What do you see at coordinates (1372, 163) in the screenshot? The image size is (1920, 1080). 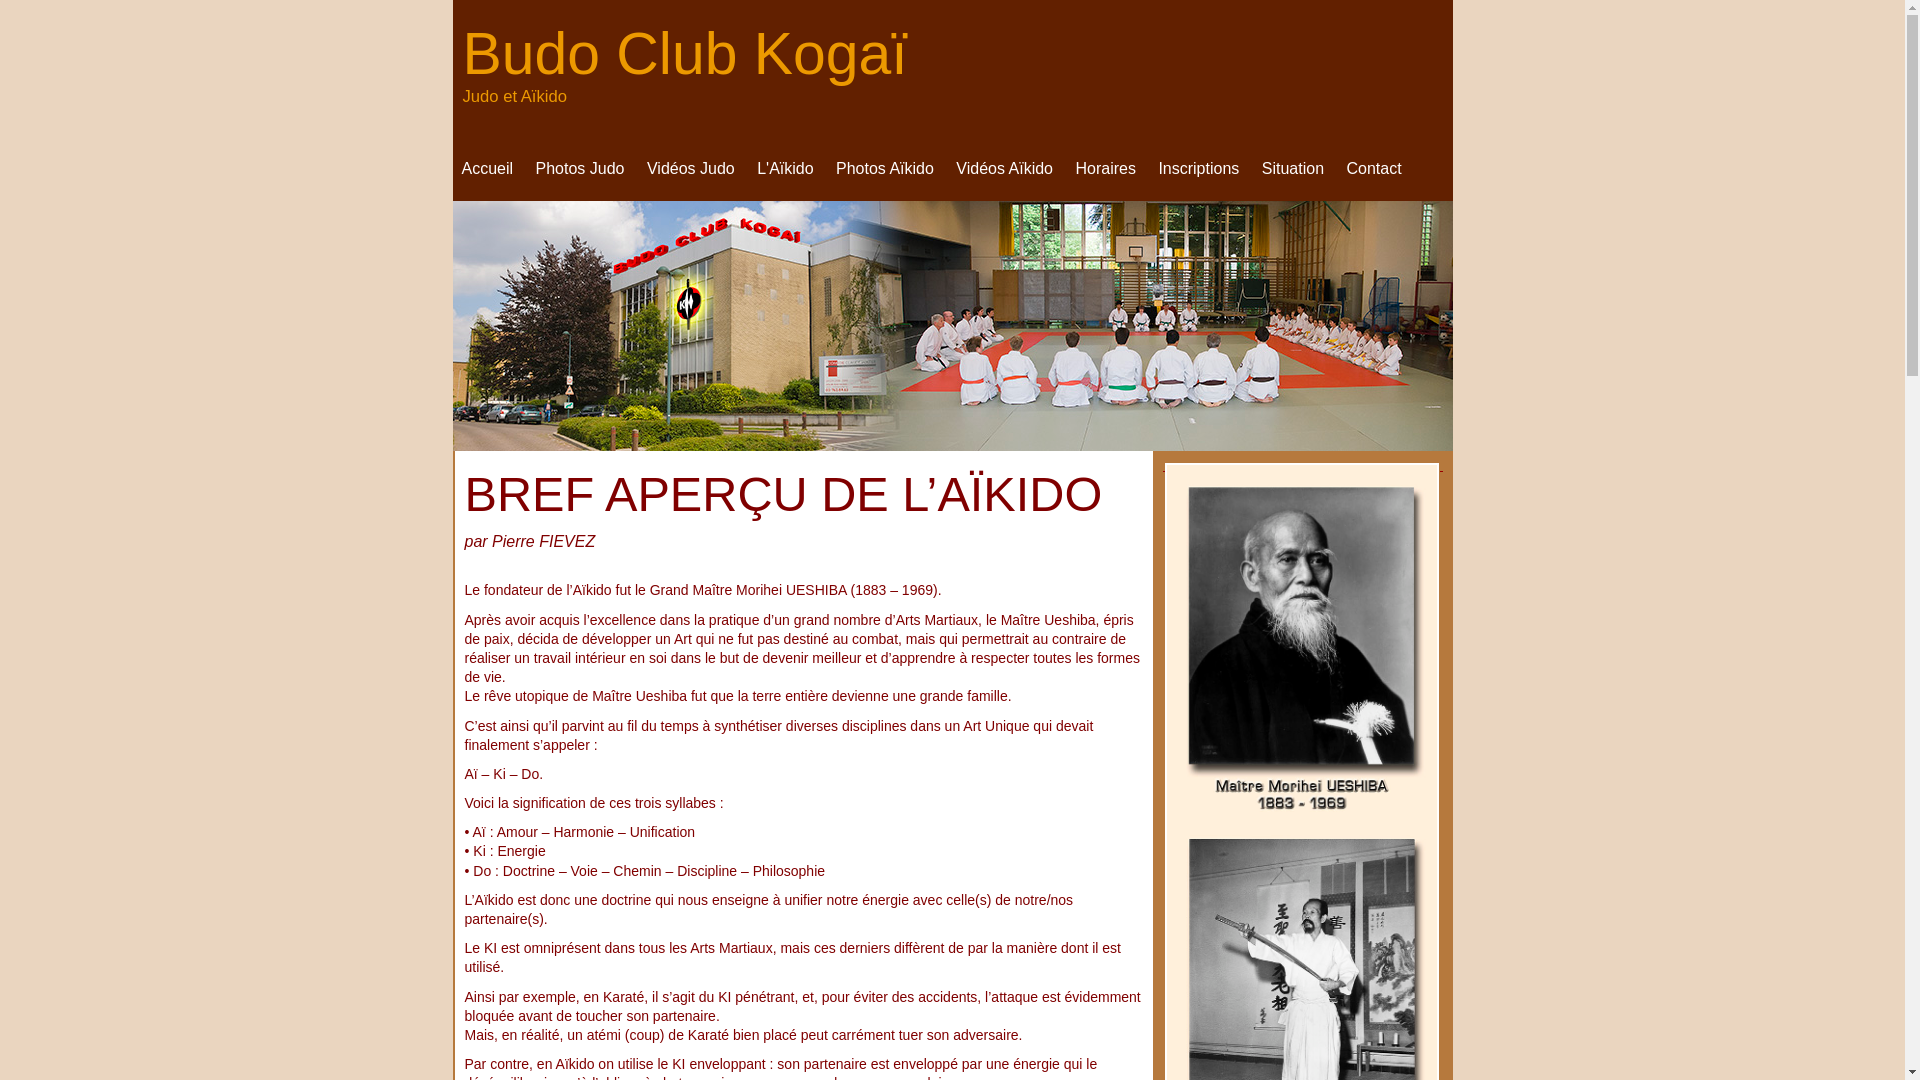 I see `'Contact'` at bounding box center [1372, 163].